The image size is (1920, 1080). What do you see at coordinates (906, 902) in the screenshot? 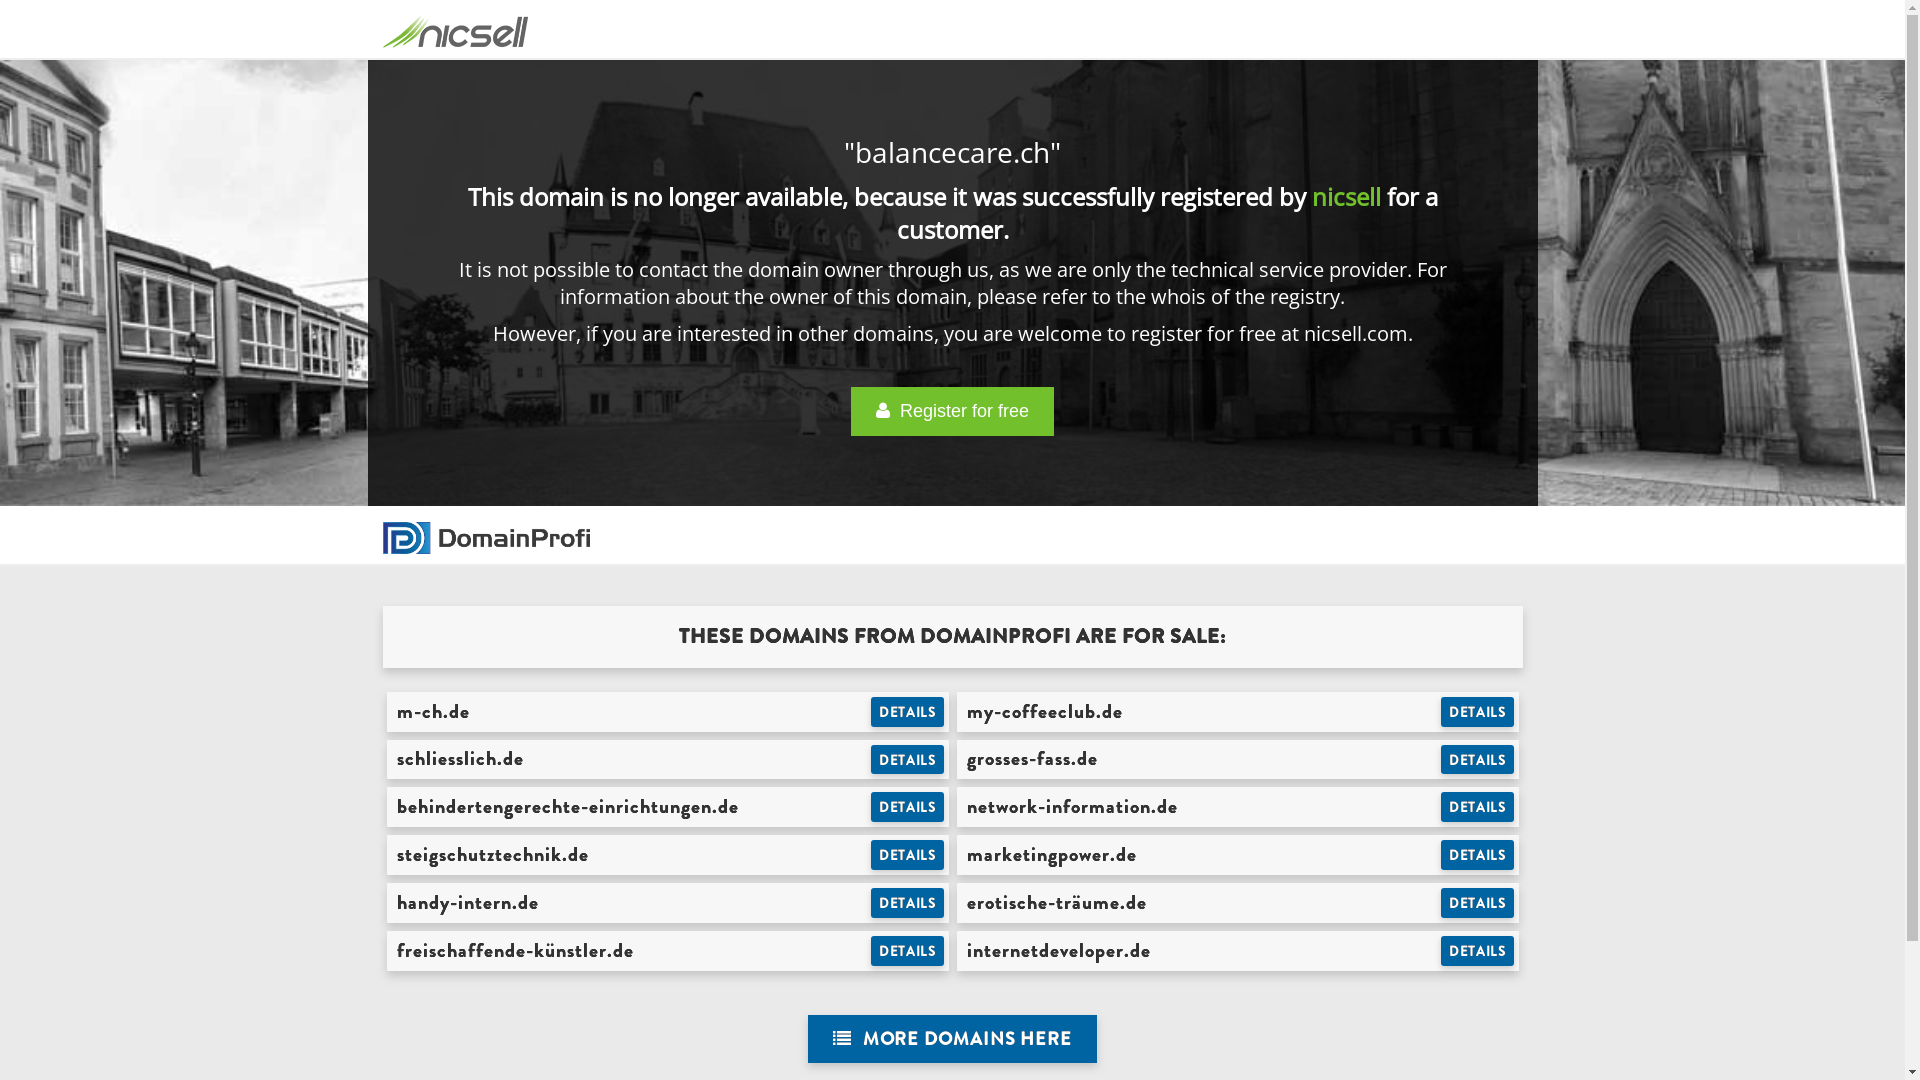
I see `'DETAILS'` at bounding box center [906, 902].